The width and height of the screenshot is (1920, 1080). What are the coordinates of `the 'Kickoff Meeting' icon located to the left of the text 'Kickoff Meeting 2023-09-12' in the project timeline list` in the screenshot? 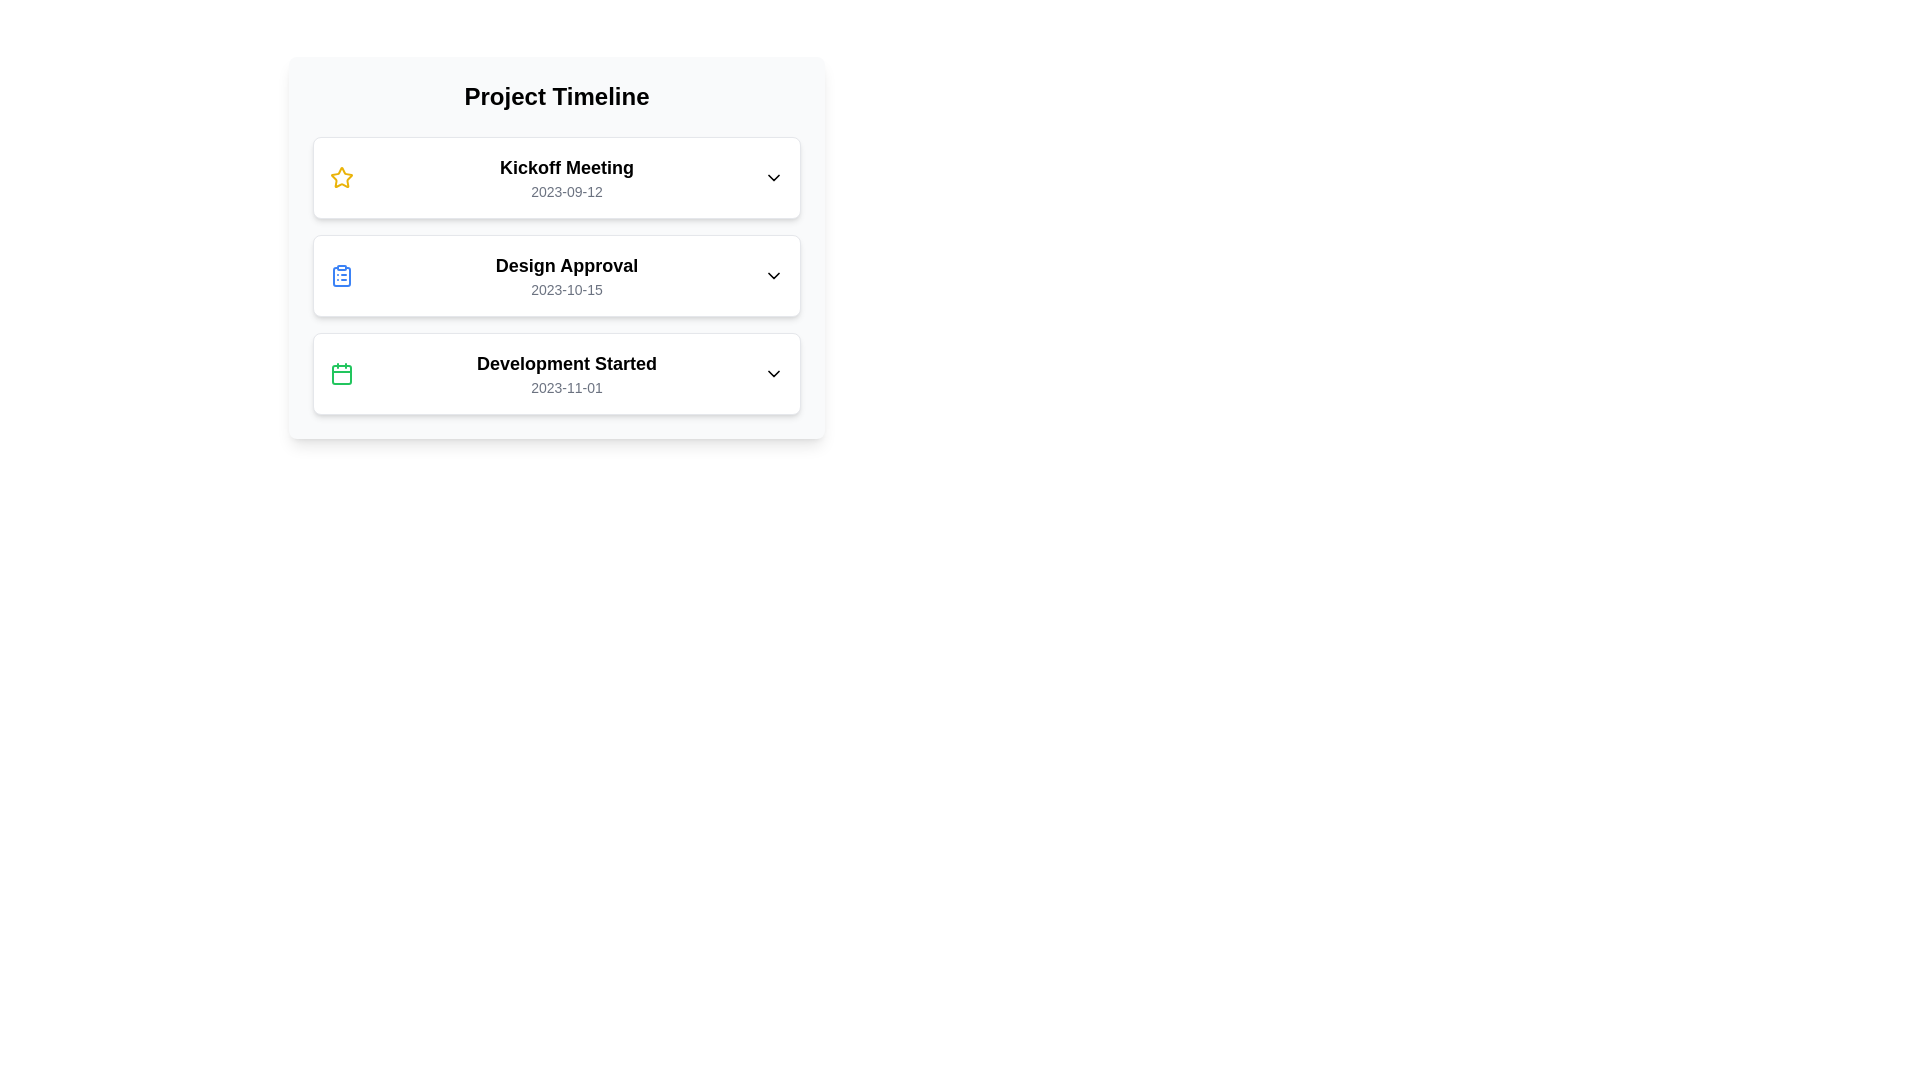 It's located at (341, 176).